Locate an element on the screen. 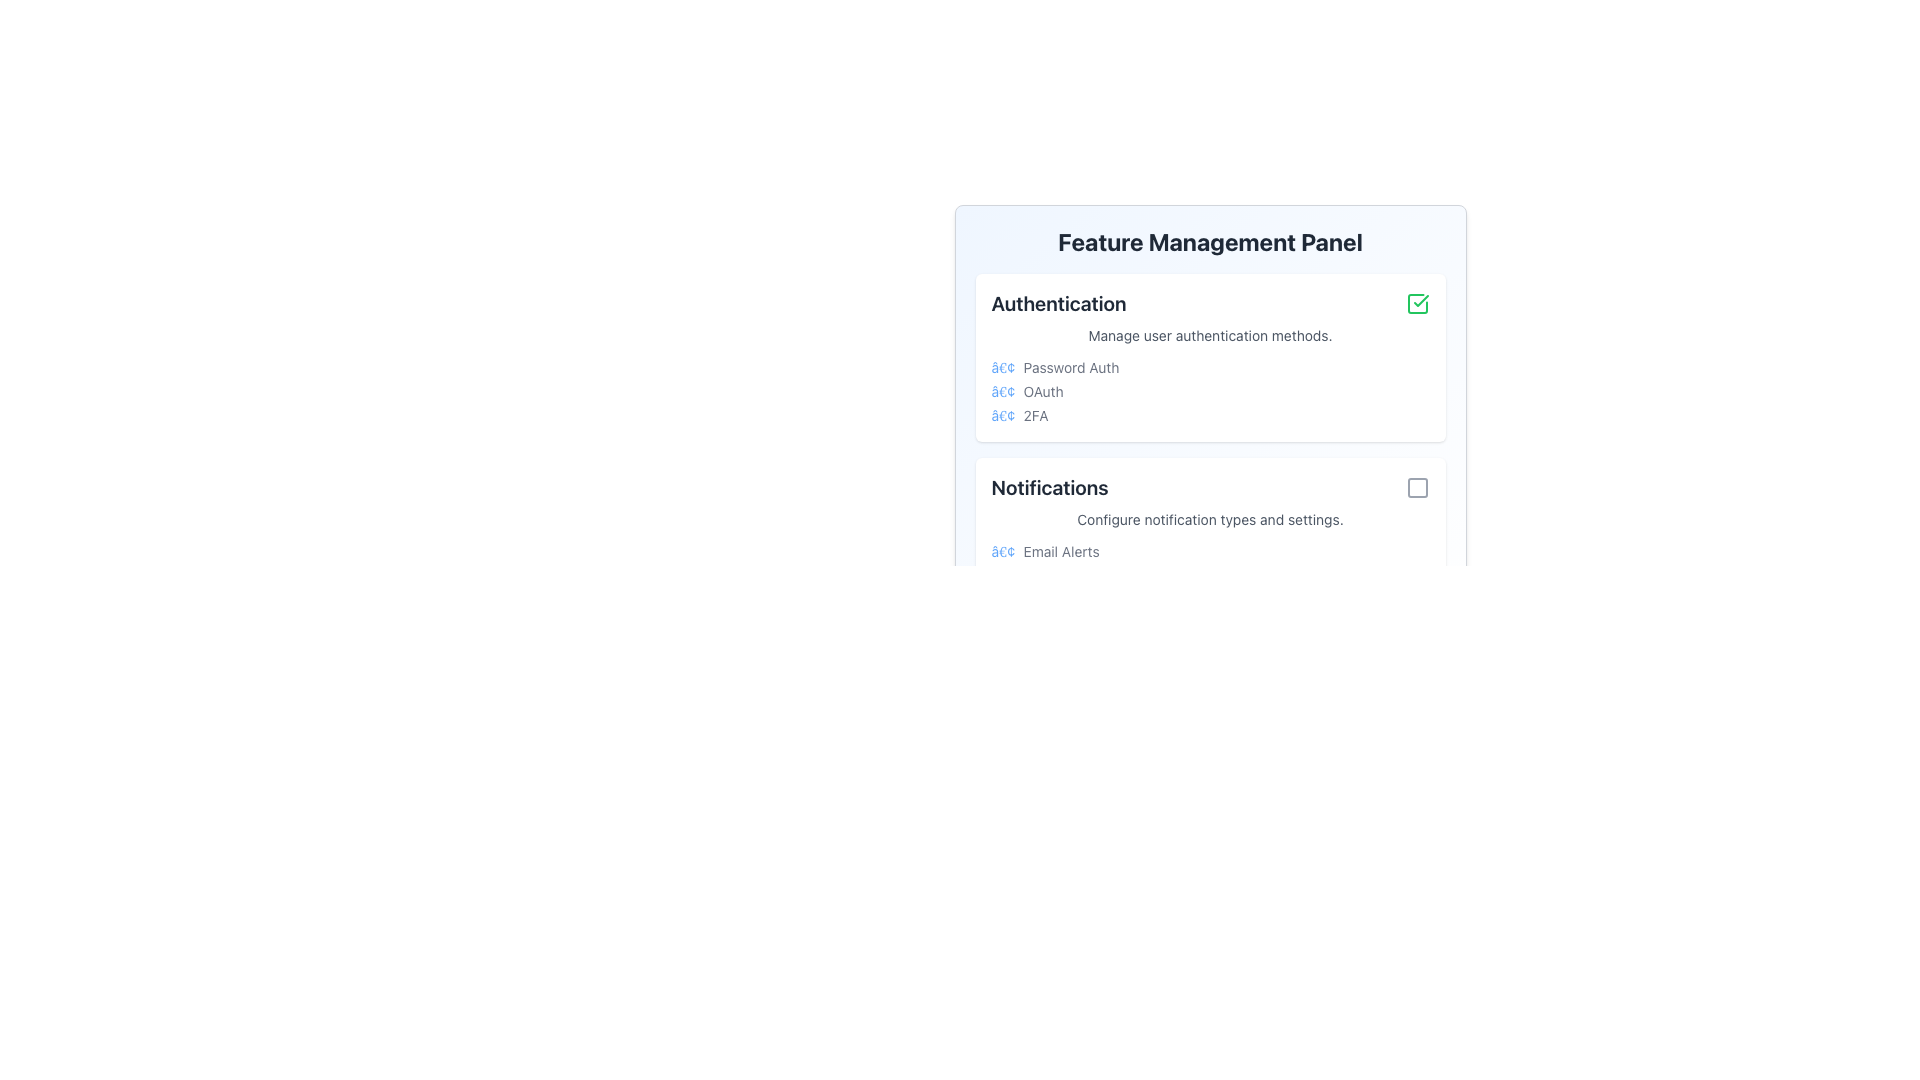 The image size is (1920, 1080). the 'Authentication' panel, which is the first of two main sections displaying user authentication-related information and methods is located at coordinates (1209, 357).